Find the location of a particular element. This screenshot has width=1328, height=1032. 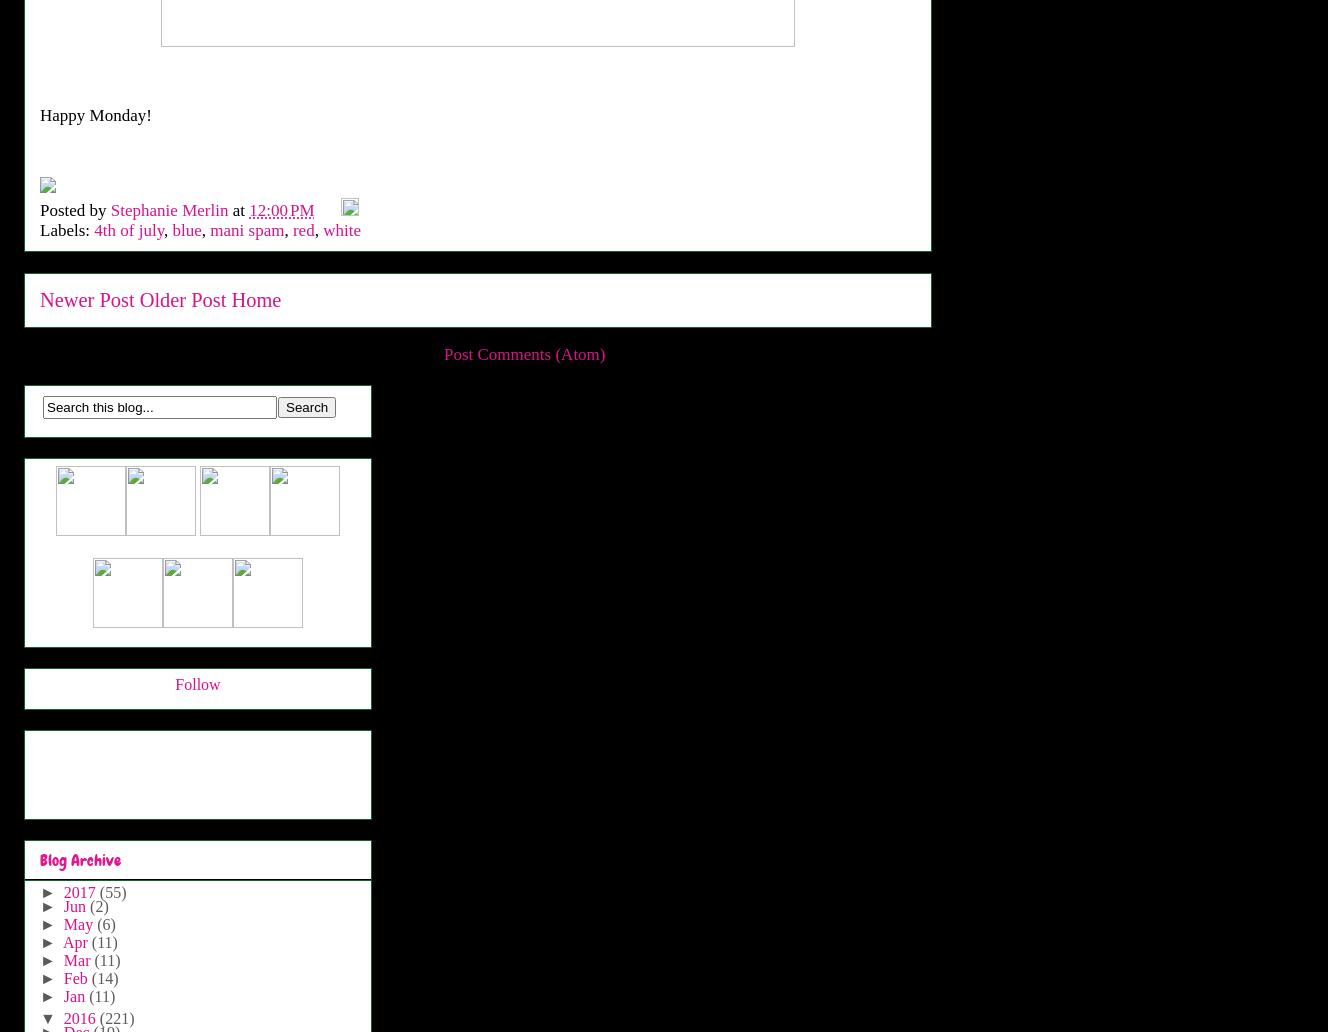

'Newer Post' is located at coordinates (86, 298).